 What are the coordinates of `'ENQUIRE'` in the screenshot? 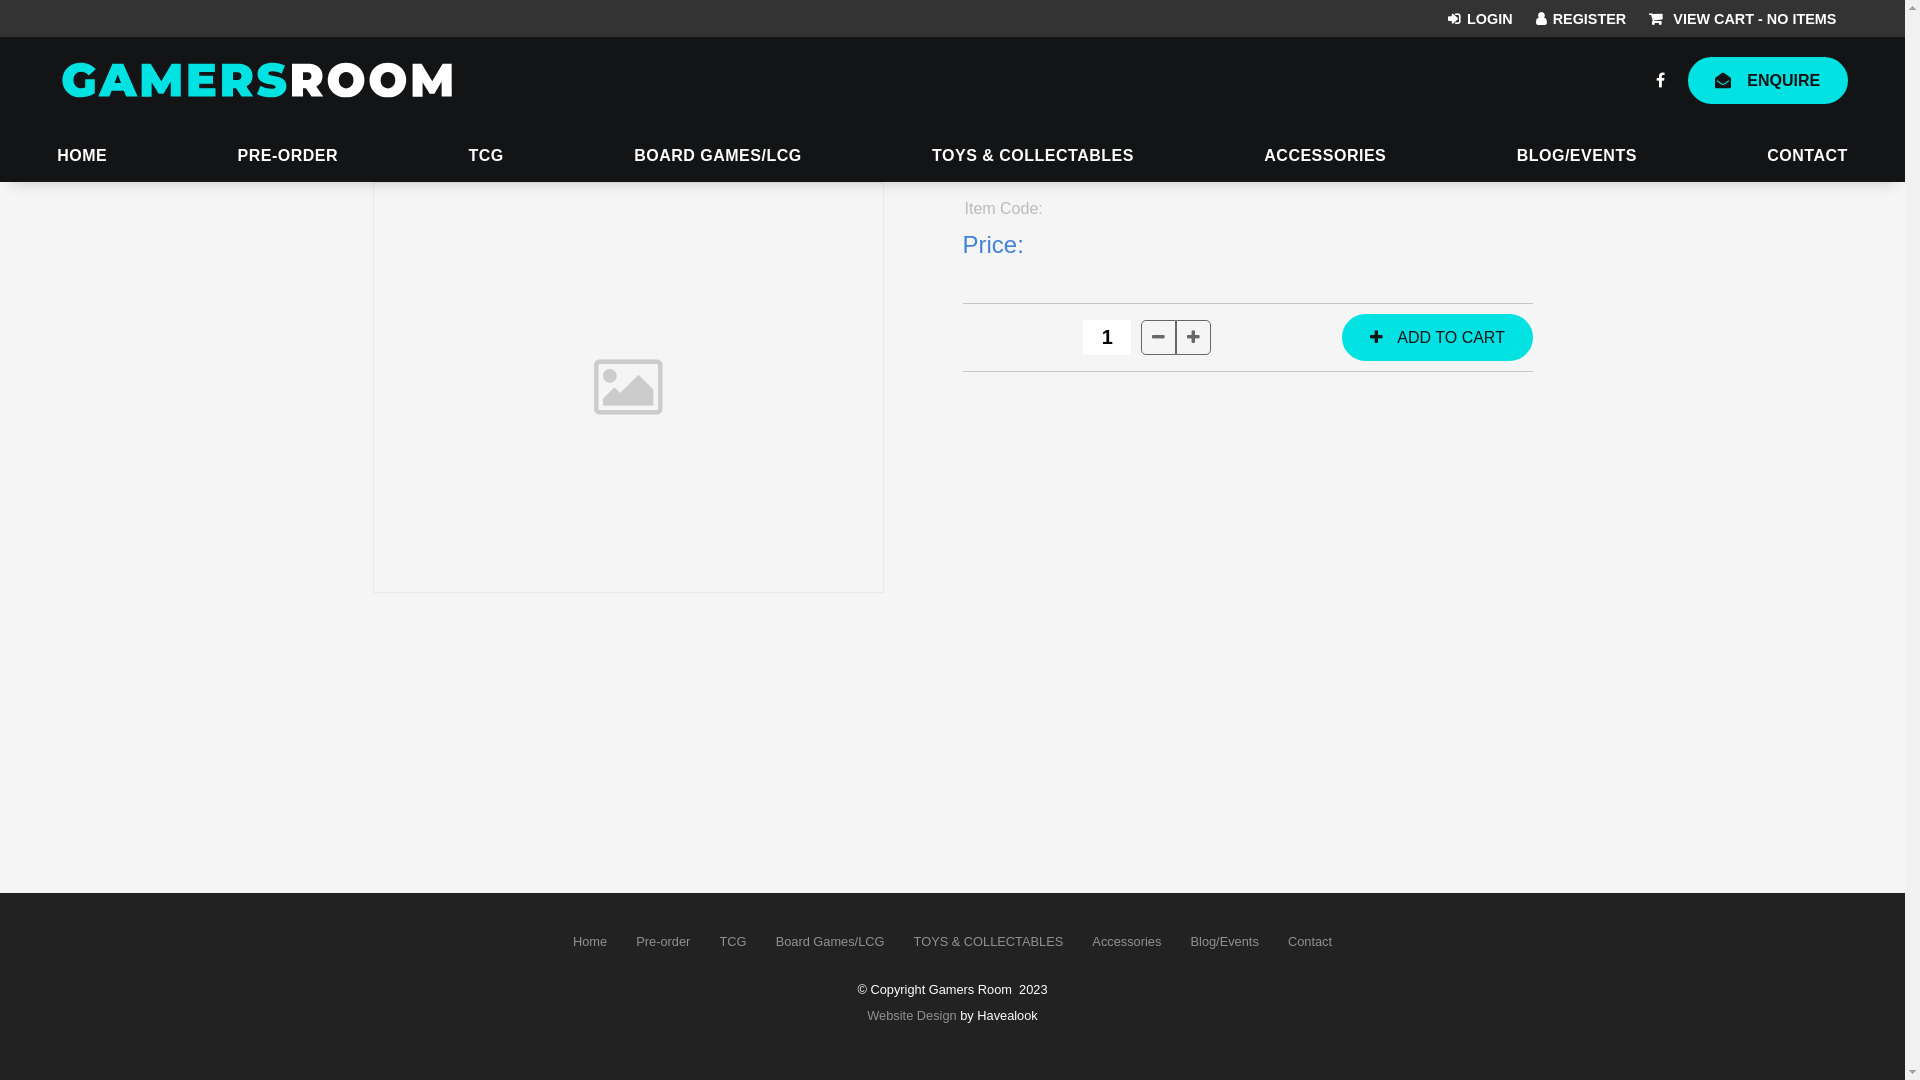 It's located at (1767, 79).